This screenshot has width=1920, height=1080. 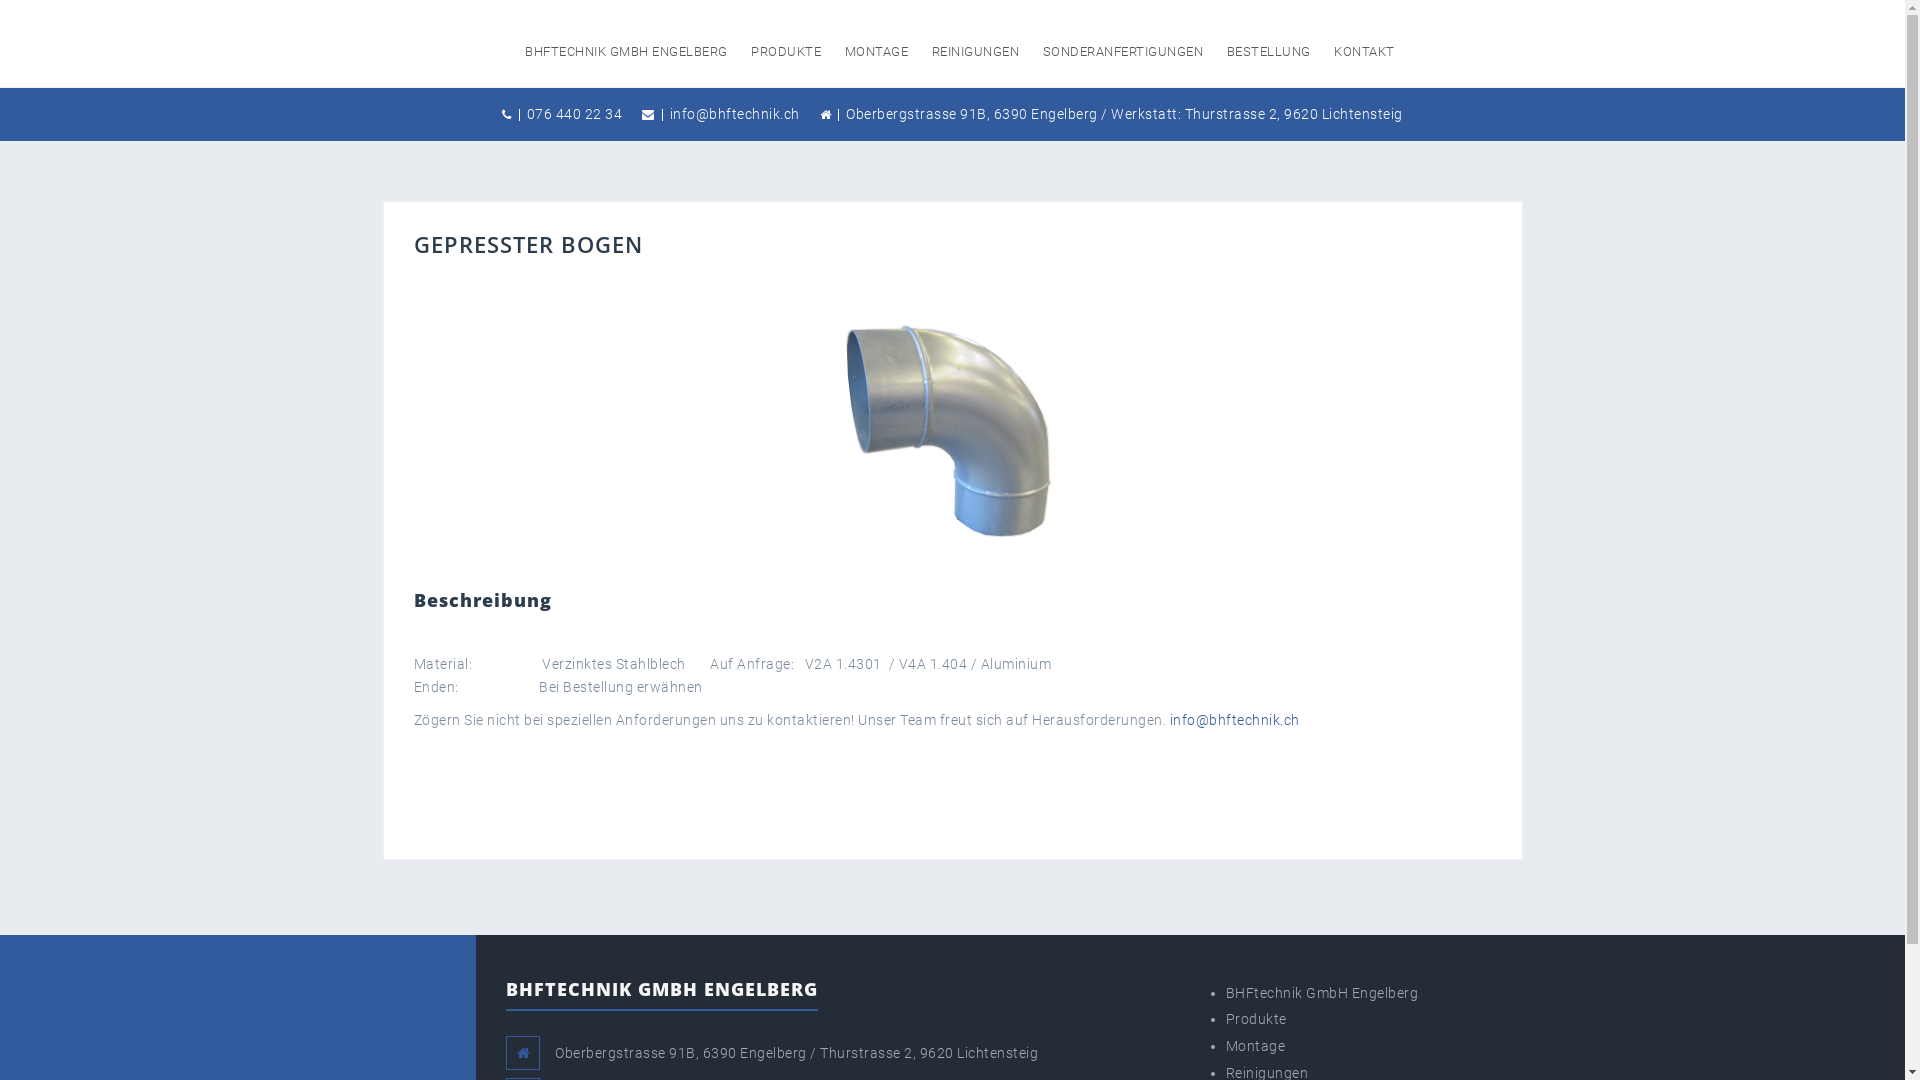 What do you see at coordinates (844, 50) in the screenshot?
I see `'MONTAGE'` at bounding box center [844, 50].